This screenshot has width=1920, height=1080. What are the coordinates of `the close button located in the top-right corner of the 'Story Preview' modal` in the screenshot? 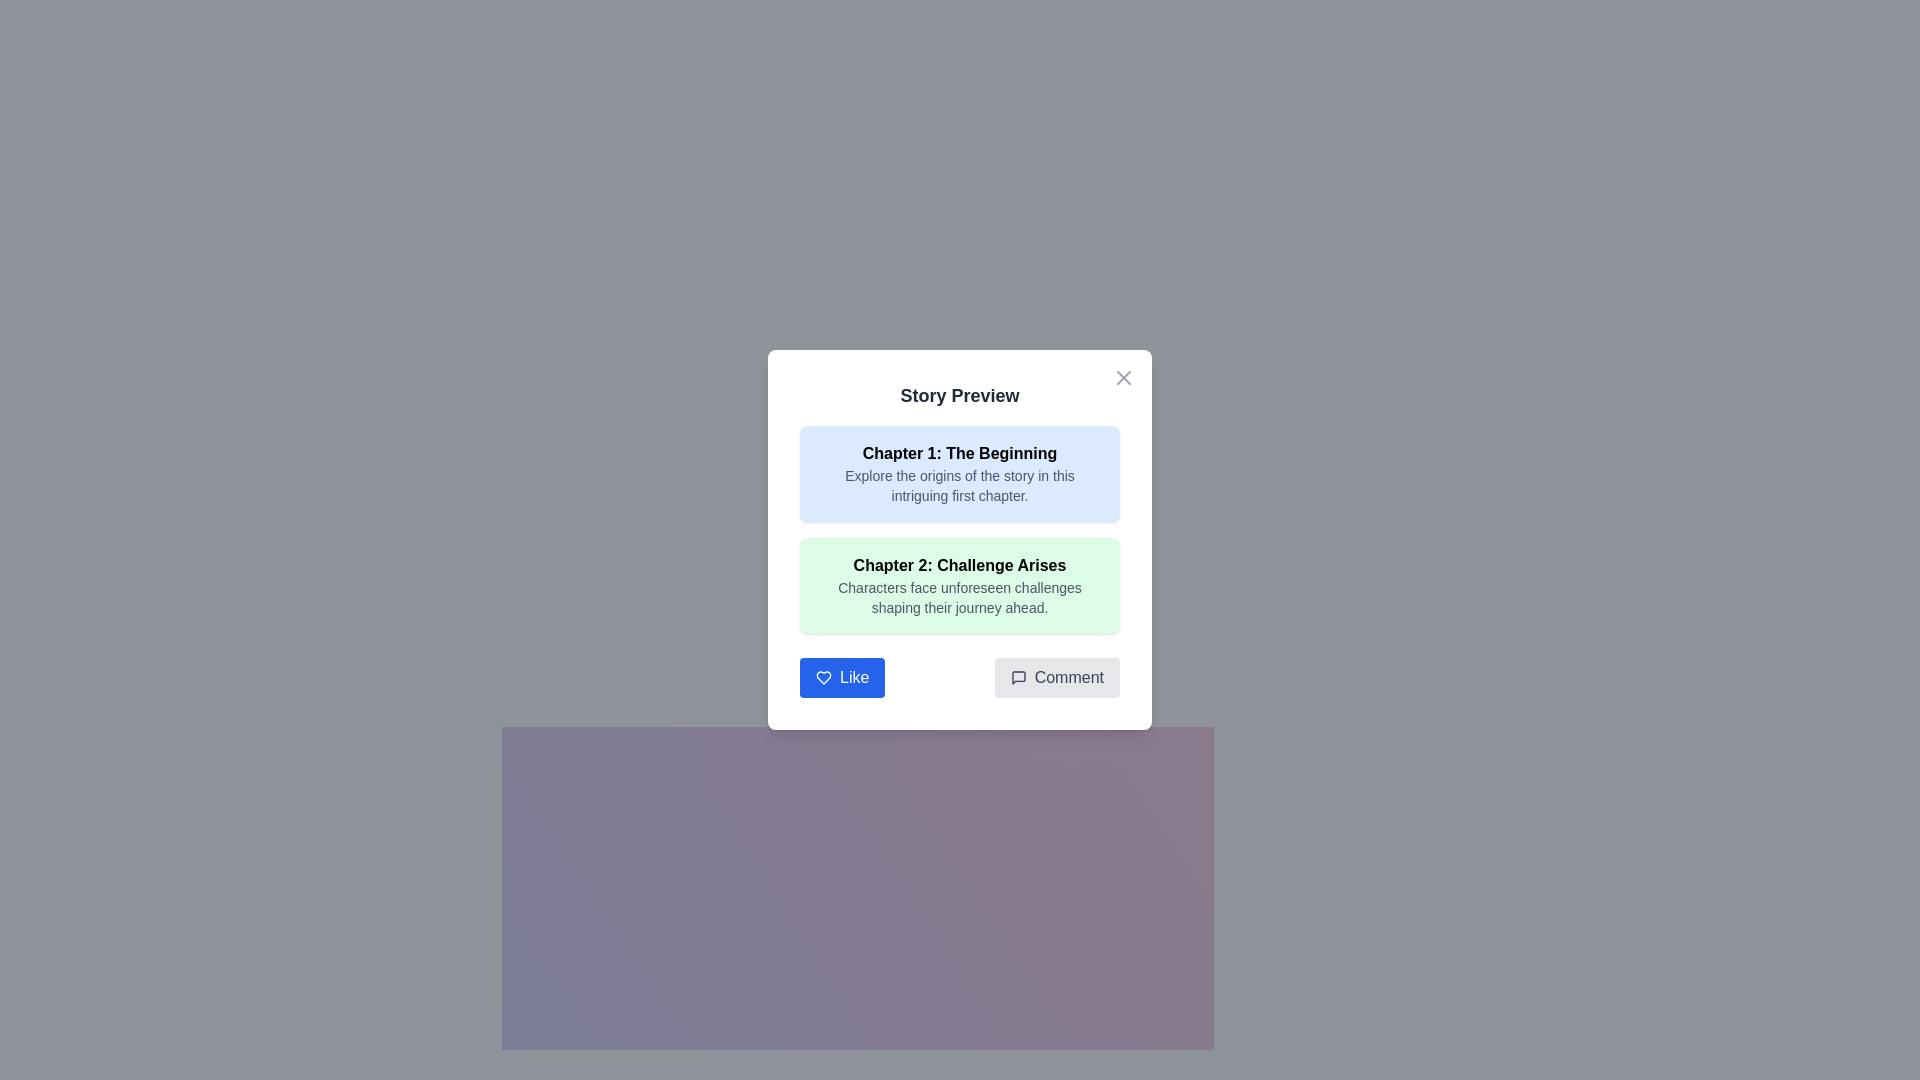 It's located at (1123, 378).